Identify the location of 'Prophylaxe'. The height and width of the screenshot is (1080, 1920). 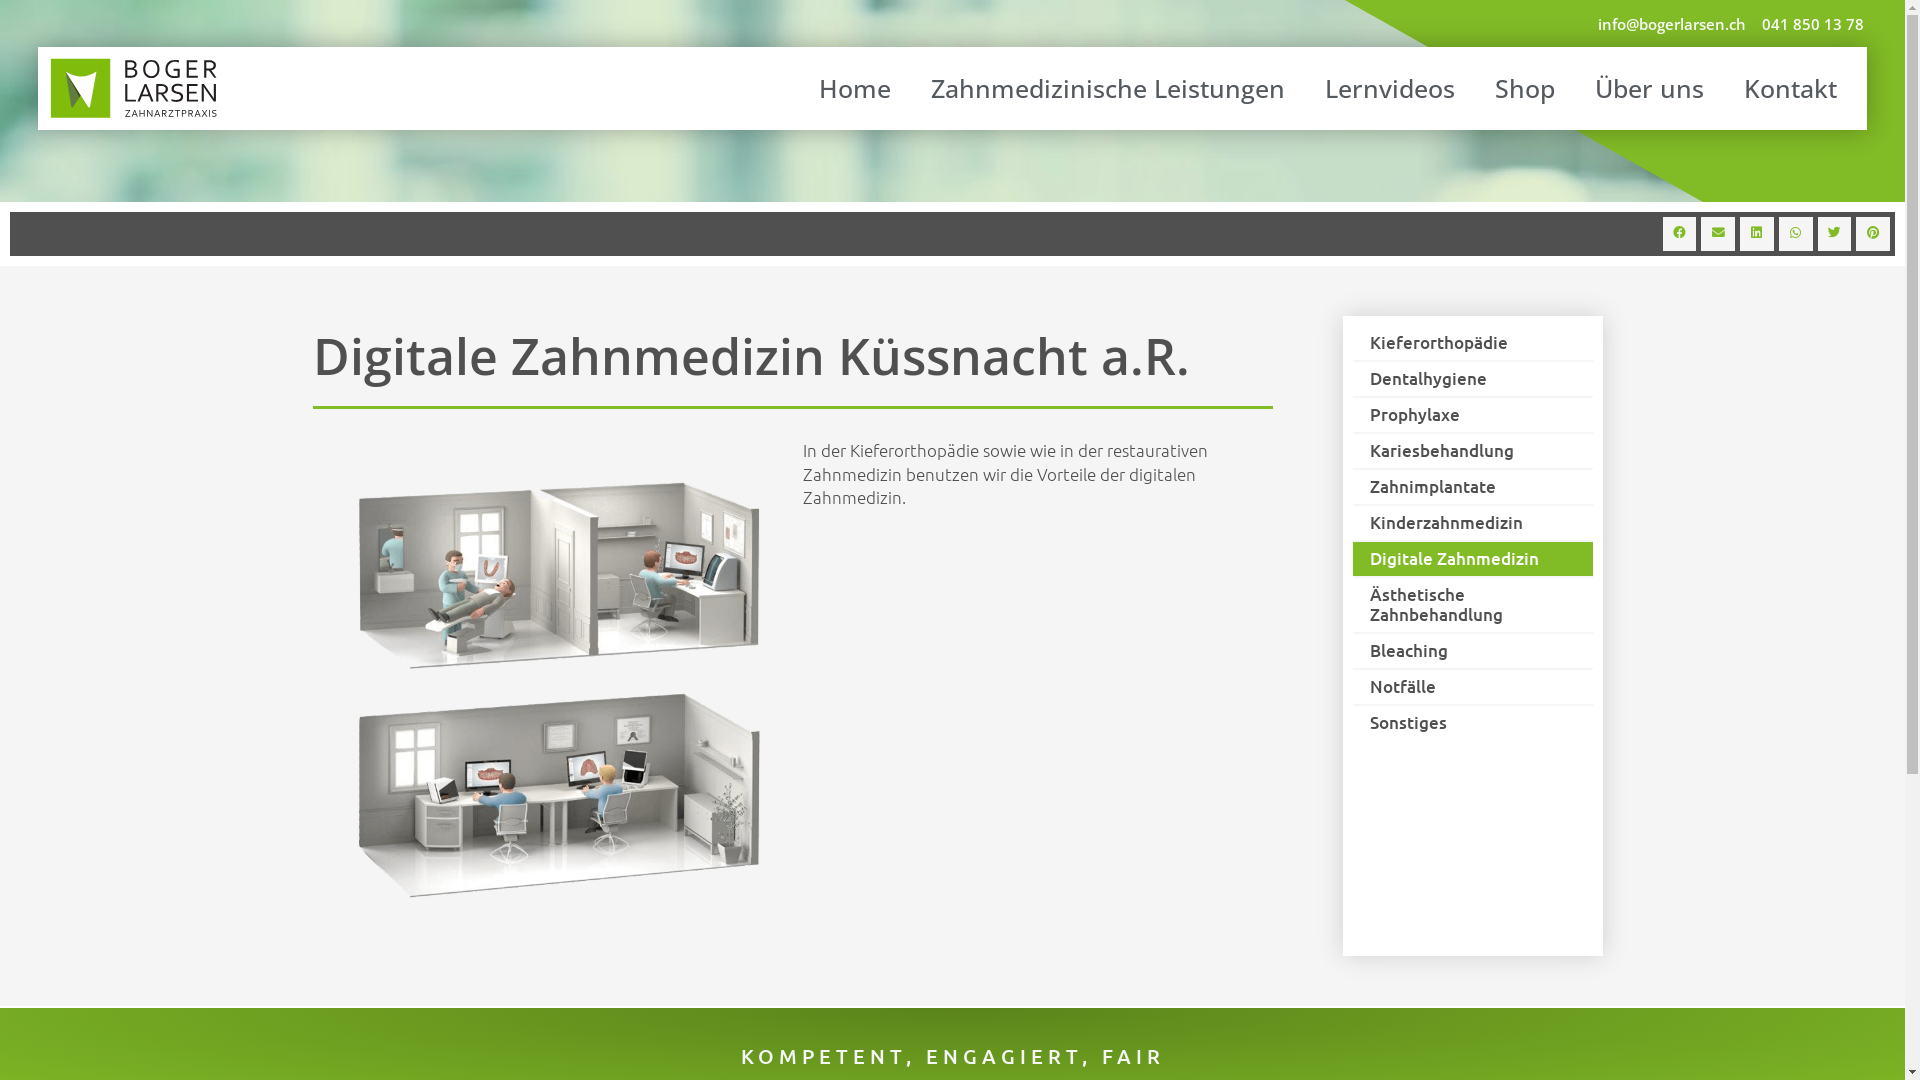
(1472, 414).